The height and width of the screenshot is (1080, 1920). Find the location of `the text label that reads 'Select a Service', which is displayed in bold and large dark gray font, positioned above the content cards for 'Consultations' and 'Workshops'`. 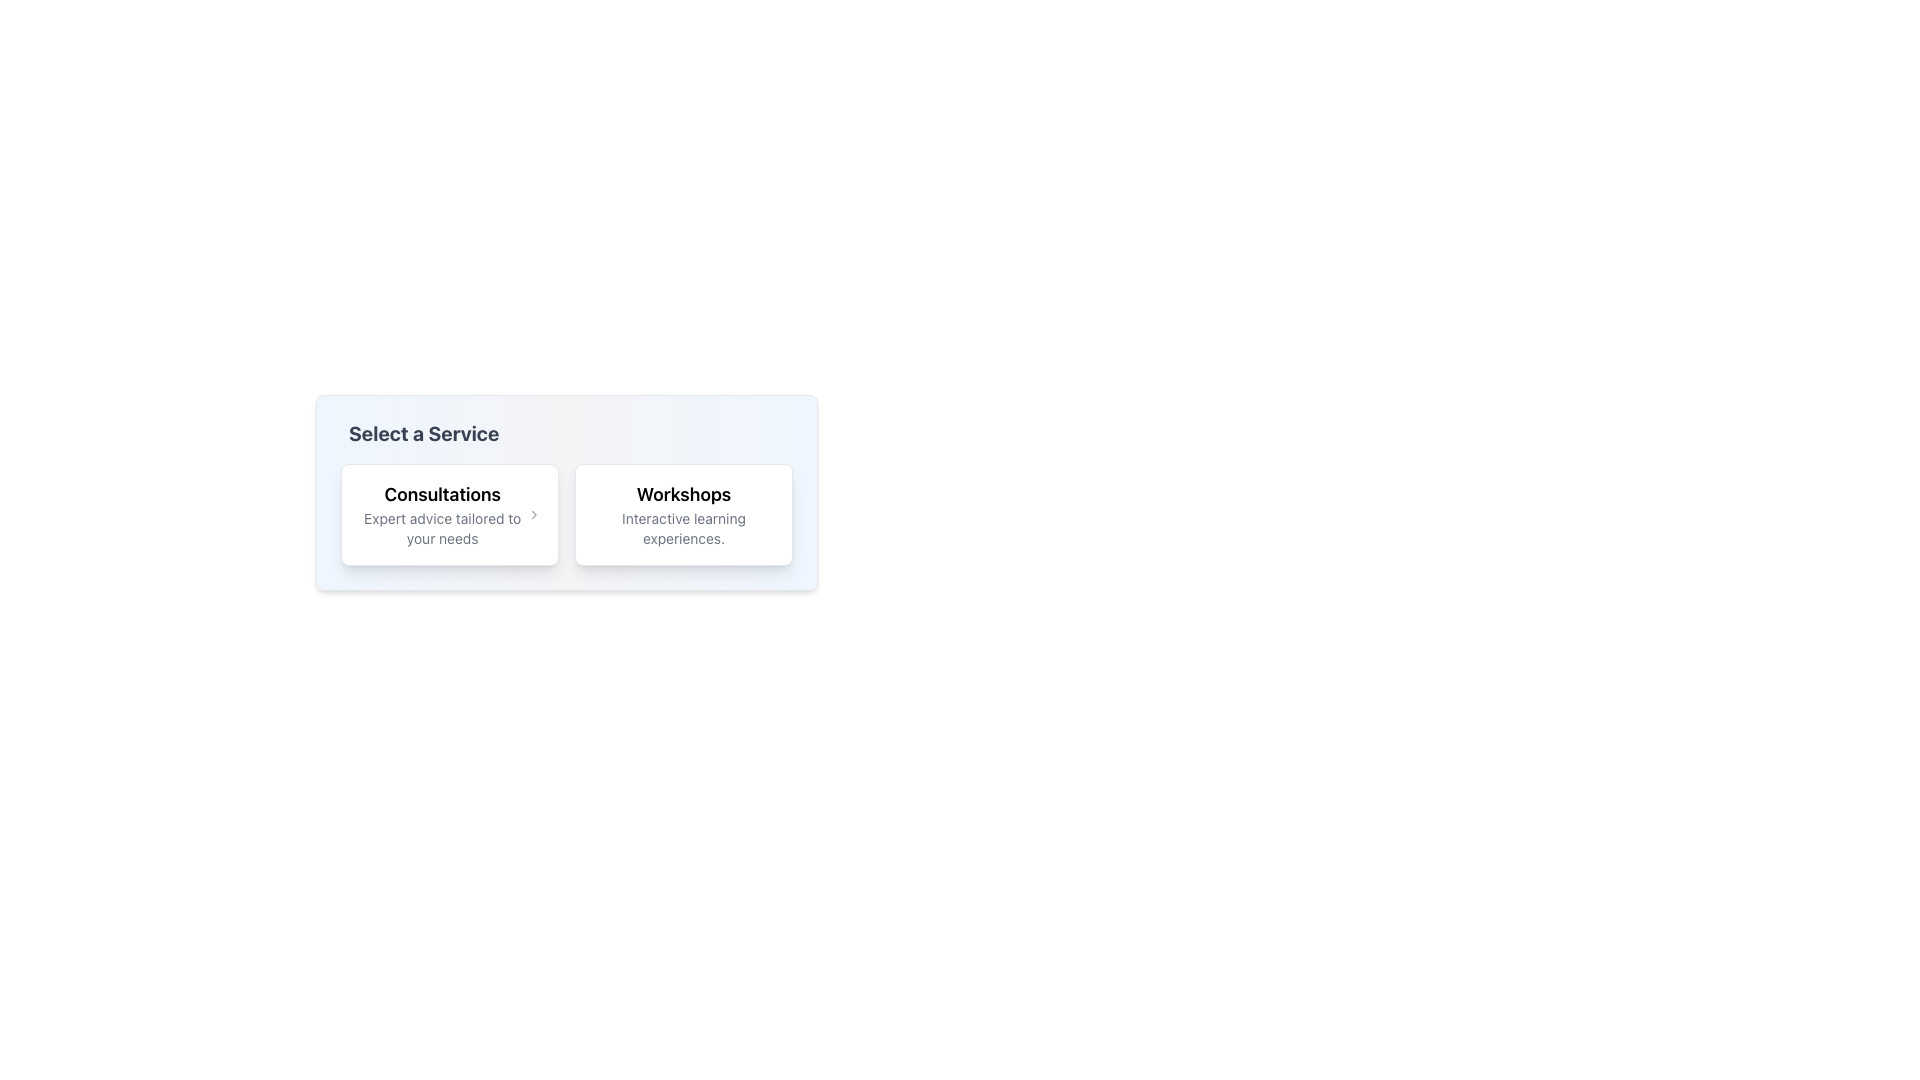

the text label that reads 'Select a Service', which is displayed in bold and large dark gray font, positioned above the content cards for 'Consultations' and 'Workshops' is located at coordinates (423, 433).